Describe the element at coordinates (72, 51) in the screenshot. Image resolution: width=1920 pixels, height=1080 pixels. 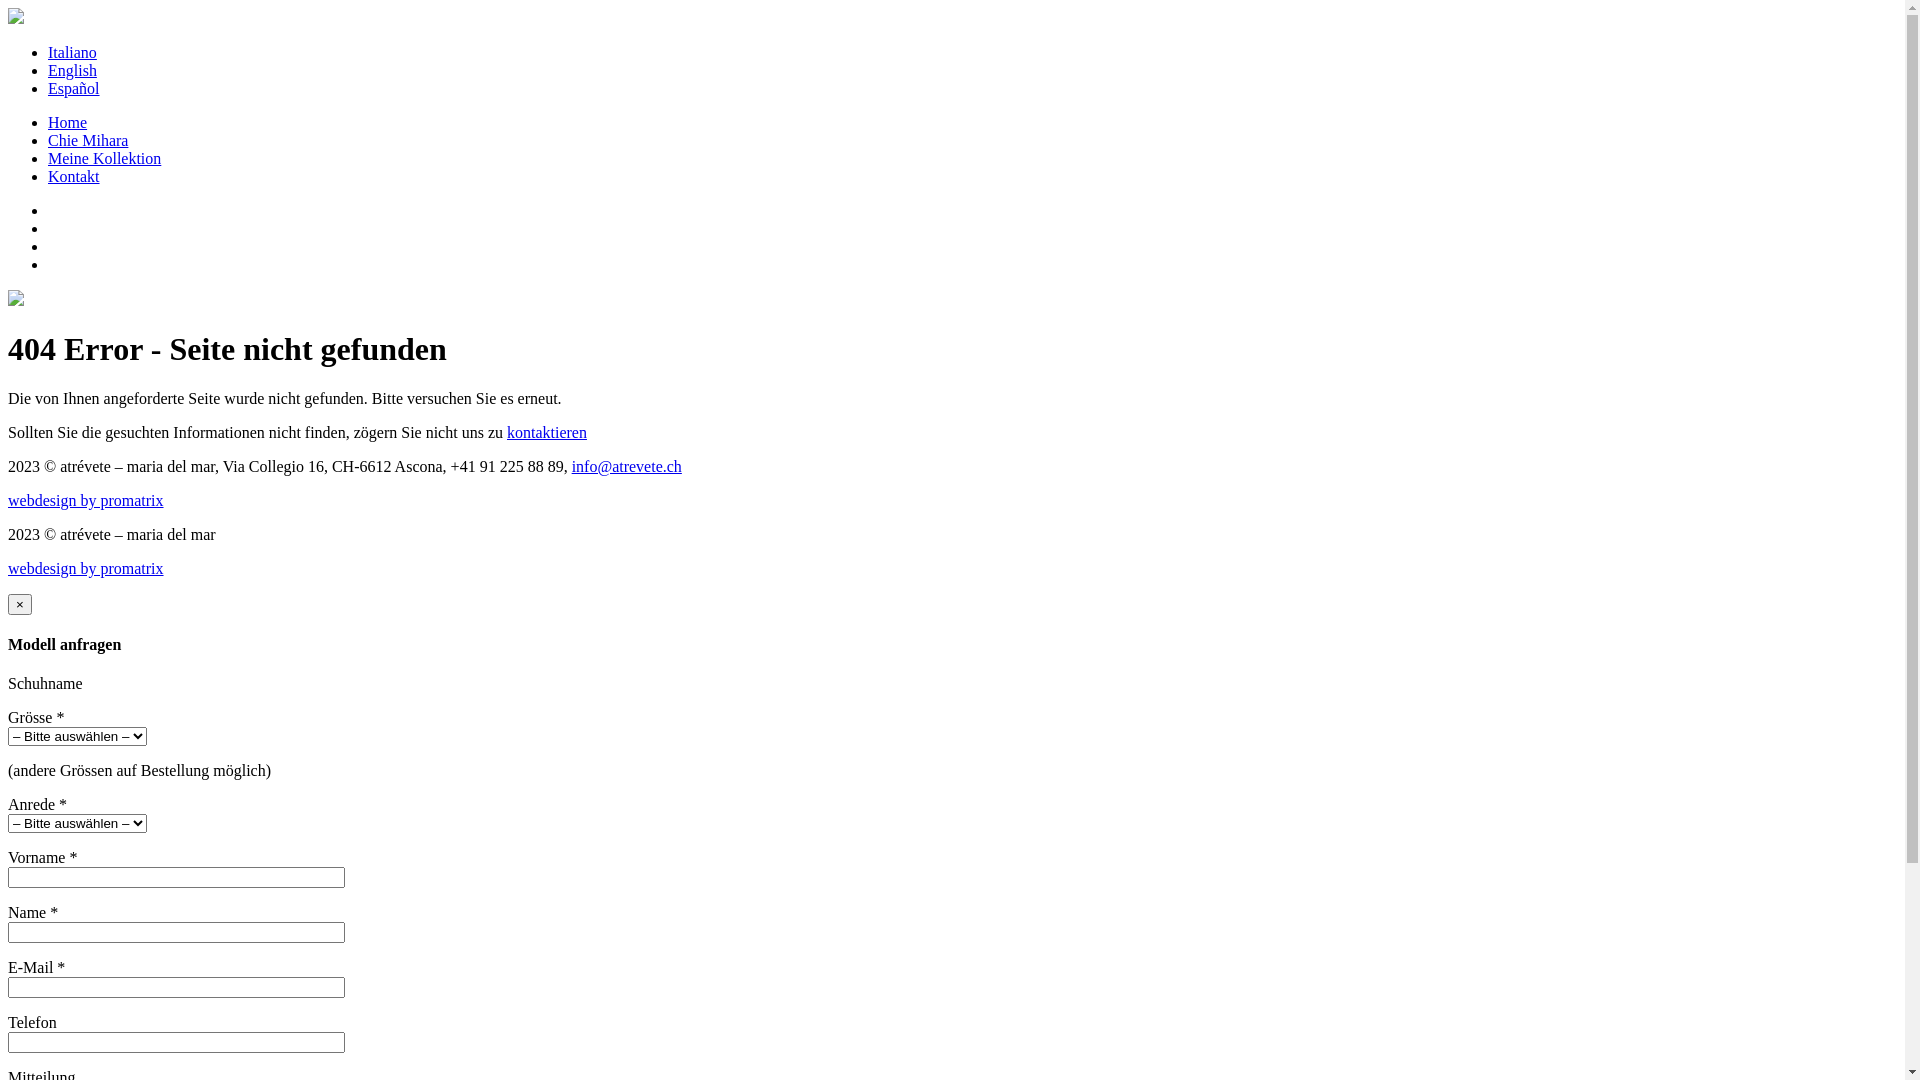
I see `'Italiano'` at that location.